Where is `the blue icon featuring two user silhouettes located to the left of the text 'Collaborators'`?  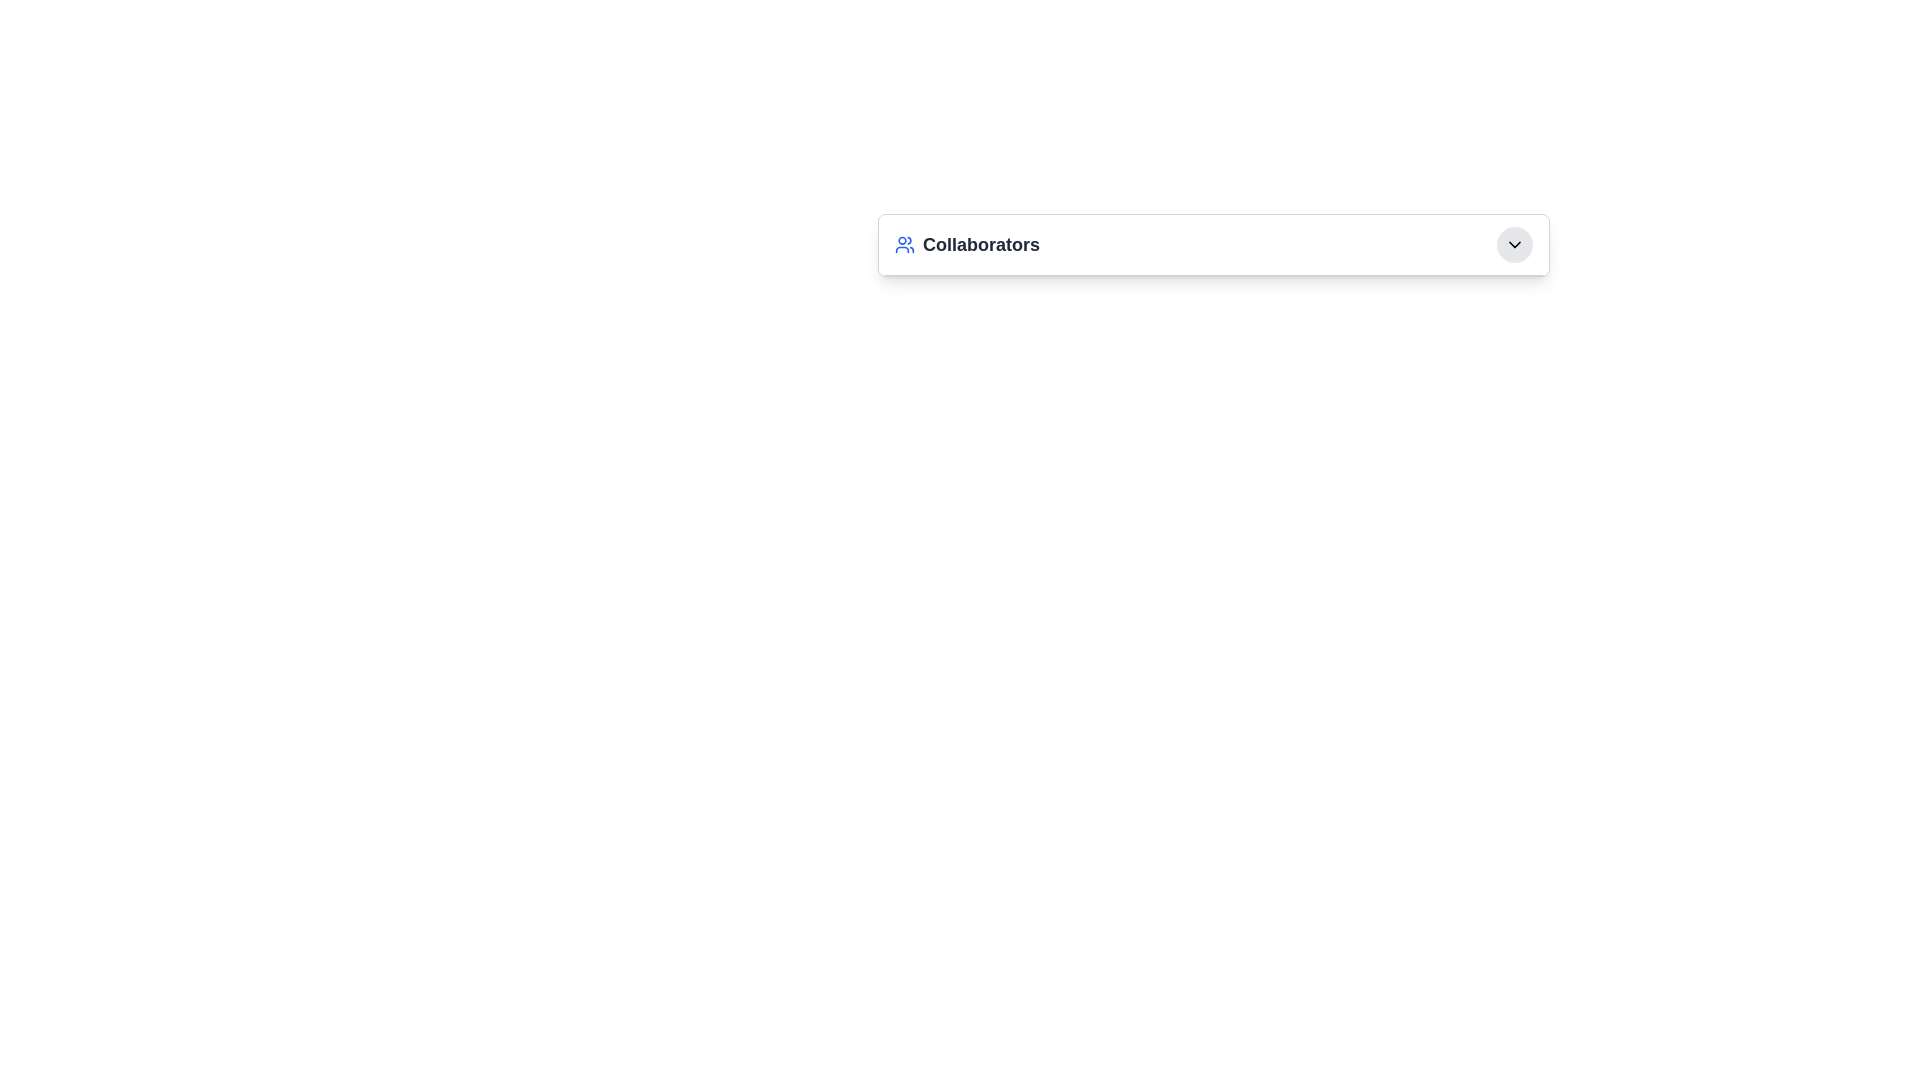
the blue icon featuring two user silhouettes located to the left of the text 'Collaborators' is located at coordinates (904, 244).